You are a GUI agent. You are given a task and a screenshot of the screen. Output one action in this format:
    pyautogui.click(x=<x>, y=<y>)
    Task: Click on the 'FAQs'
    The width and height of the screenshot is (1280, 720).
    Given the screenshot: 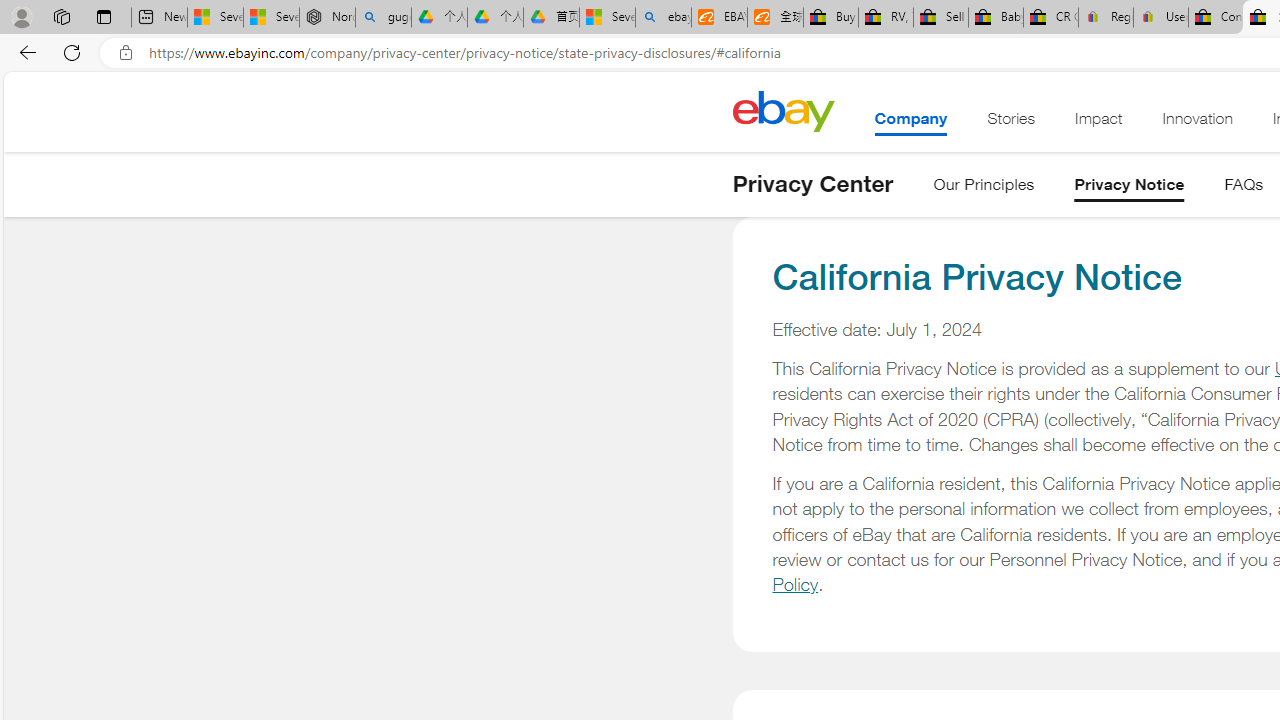 What is the action you would take?
    pyautogui.click(x=1243, y=188)
    